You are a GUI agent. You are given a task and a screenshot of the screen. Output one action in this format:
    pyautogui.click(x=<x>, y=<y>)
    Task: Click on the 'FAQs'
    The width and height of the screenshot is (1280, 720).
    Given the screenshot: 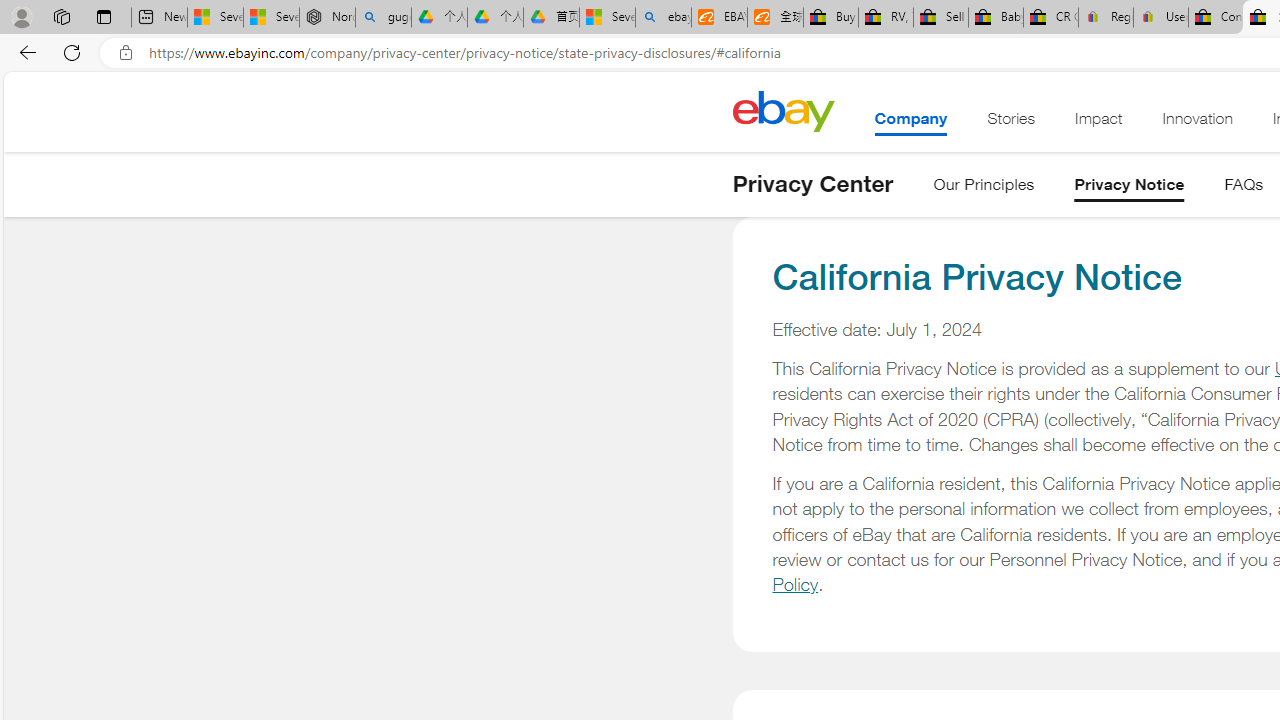 What is the action you would take?
    pyautogui.click(x=1243, y=188)
    